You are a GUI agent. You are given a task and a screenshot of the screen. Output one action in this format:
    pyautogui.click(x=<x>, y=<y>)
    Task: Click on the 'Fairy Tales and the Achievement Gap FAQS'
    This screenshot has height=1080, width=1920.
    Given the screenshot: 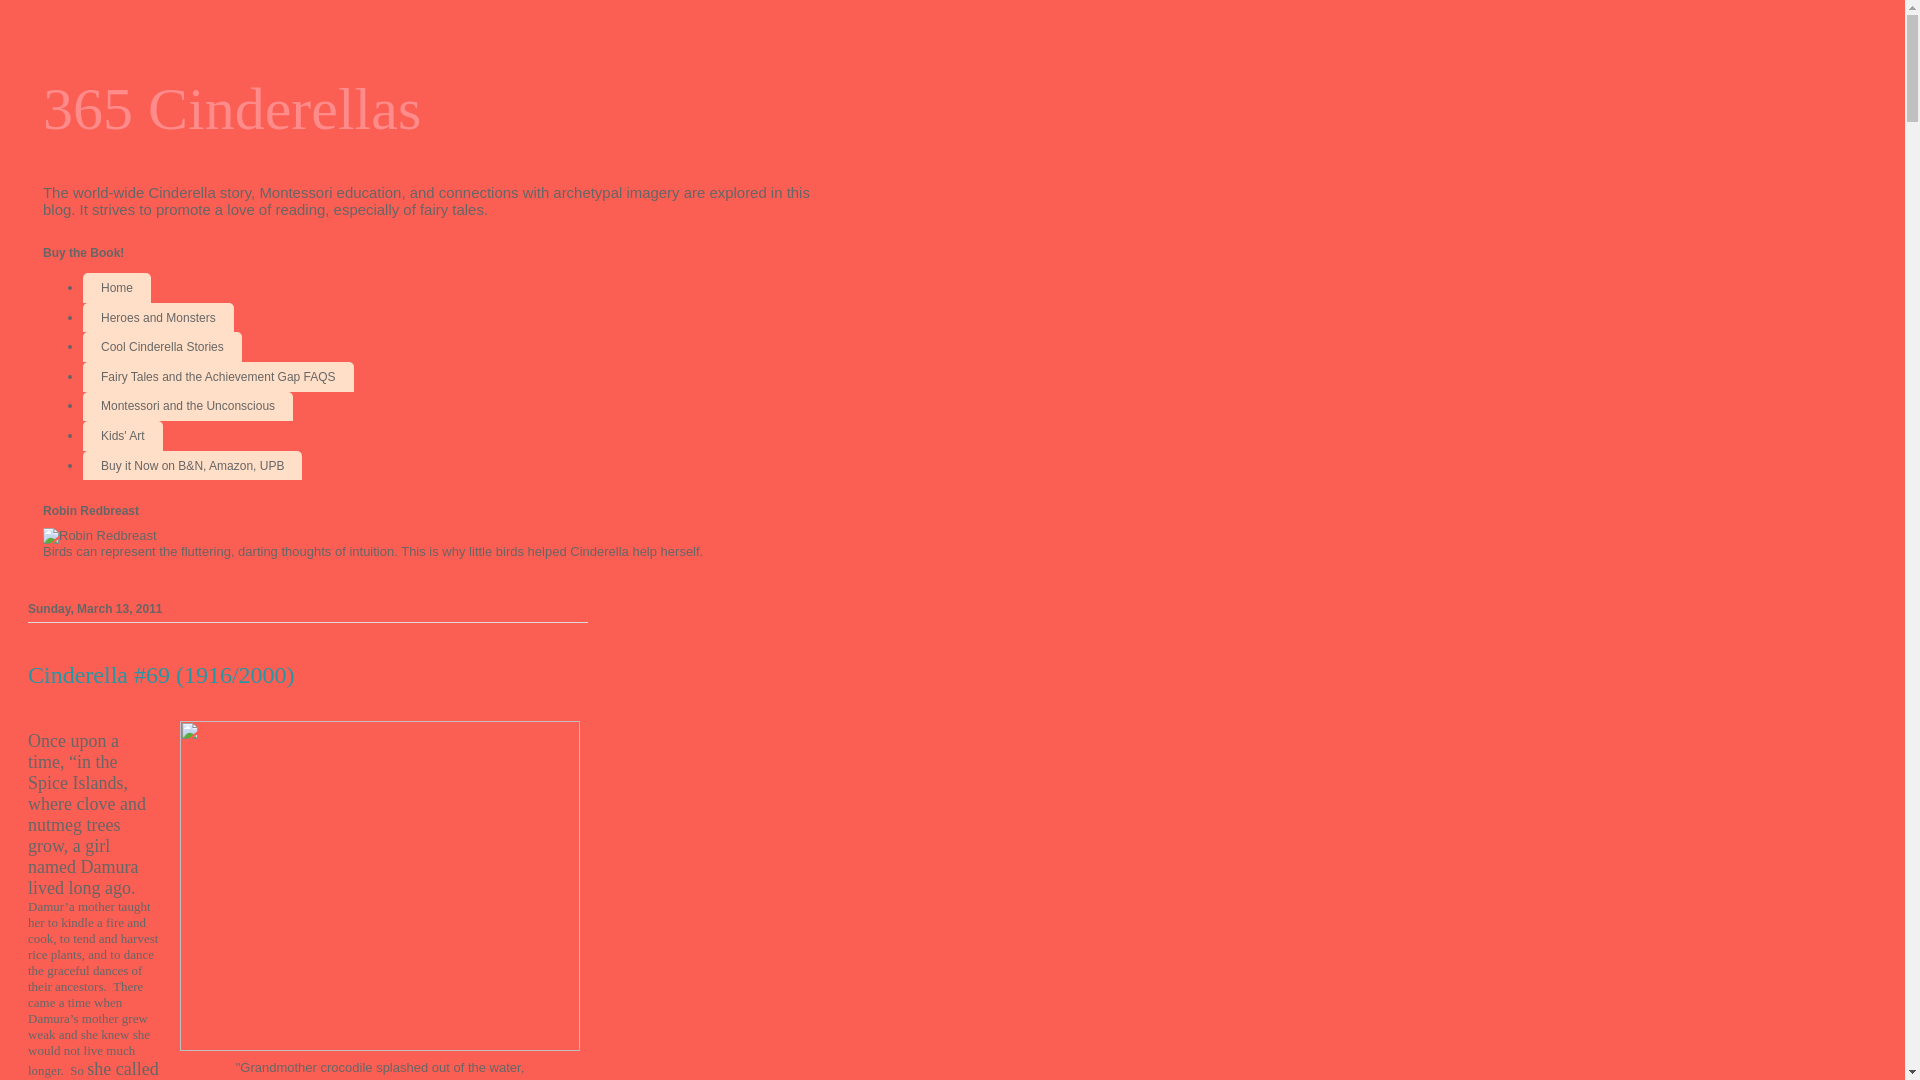 What is the action you would take?
    pyautogui.click(x=218, y=377)
    